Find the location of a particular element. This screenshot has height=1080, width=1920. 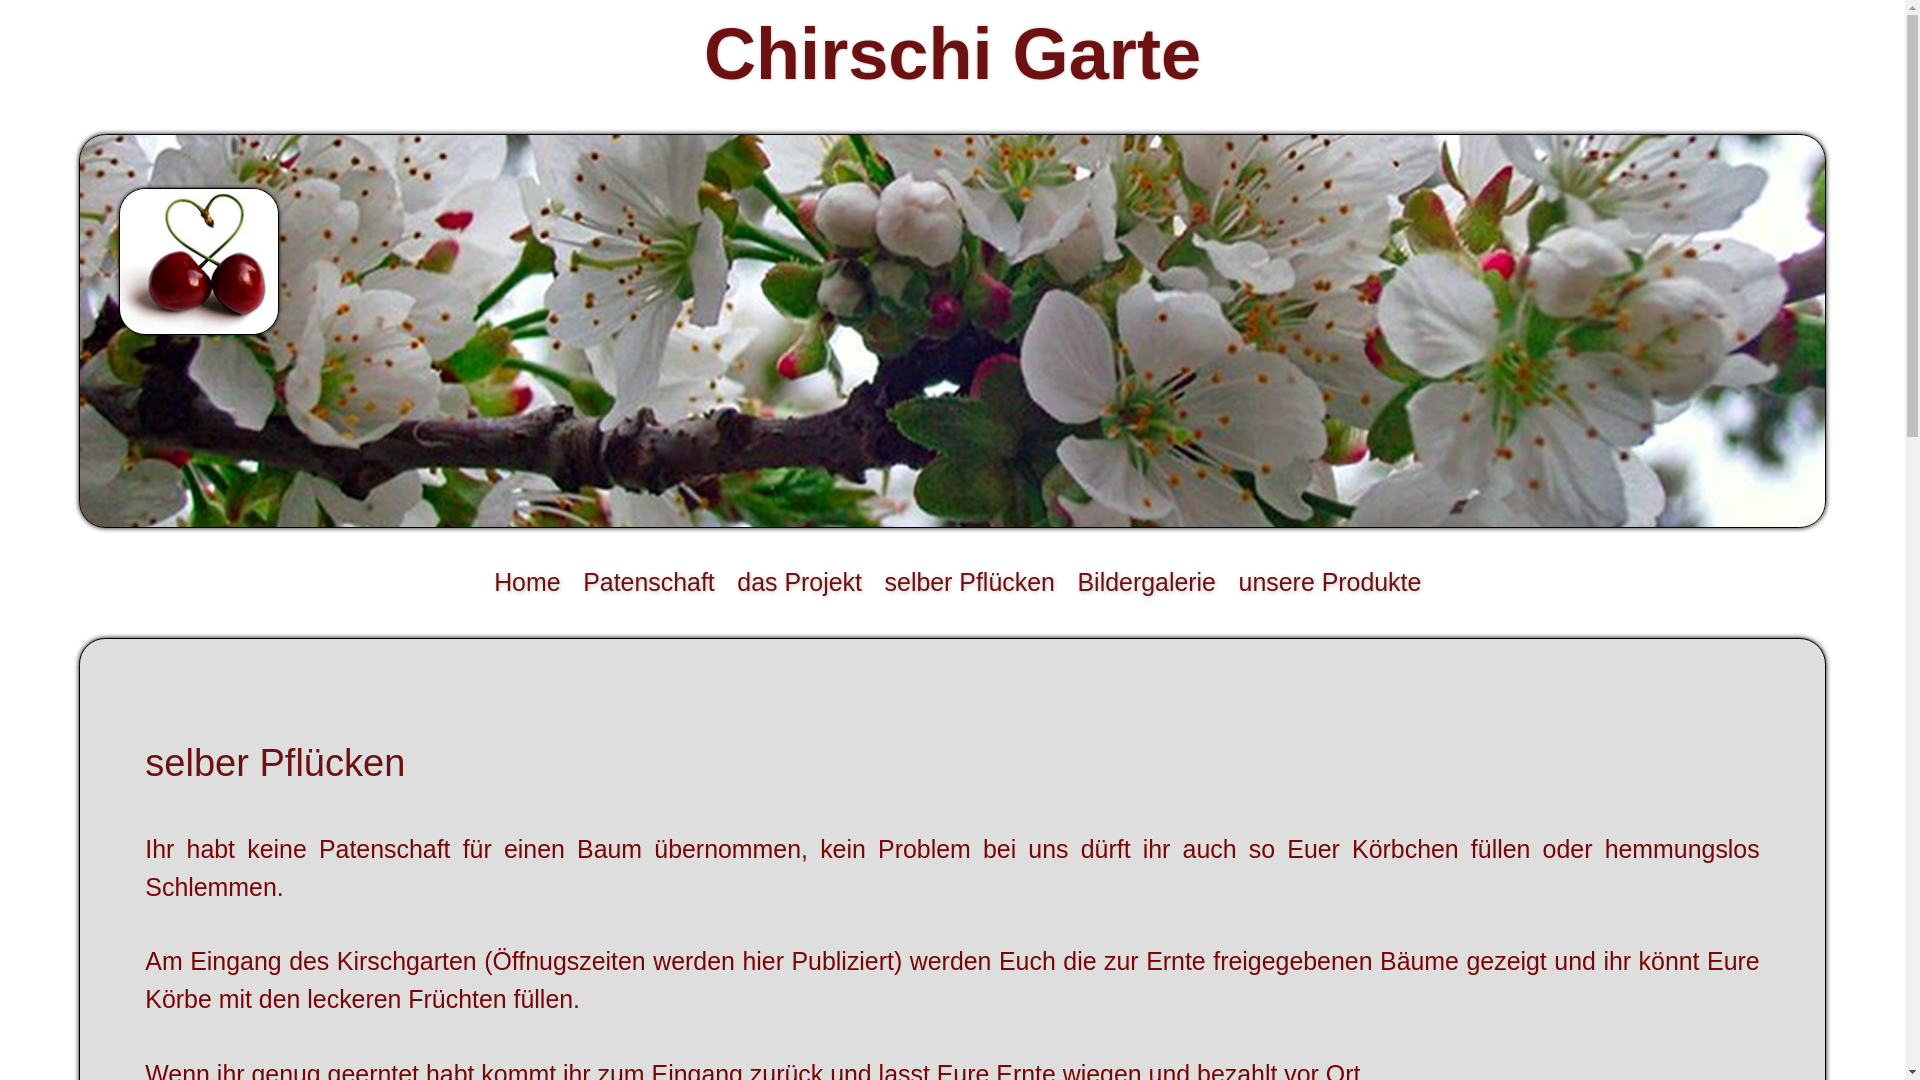

'Bildergalerie' is located at coordinates (1147, 582).